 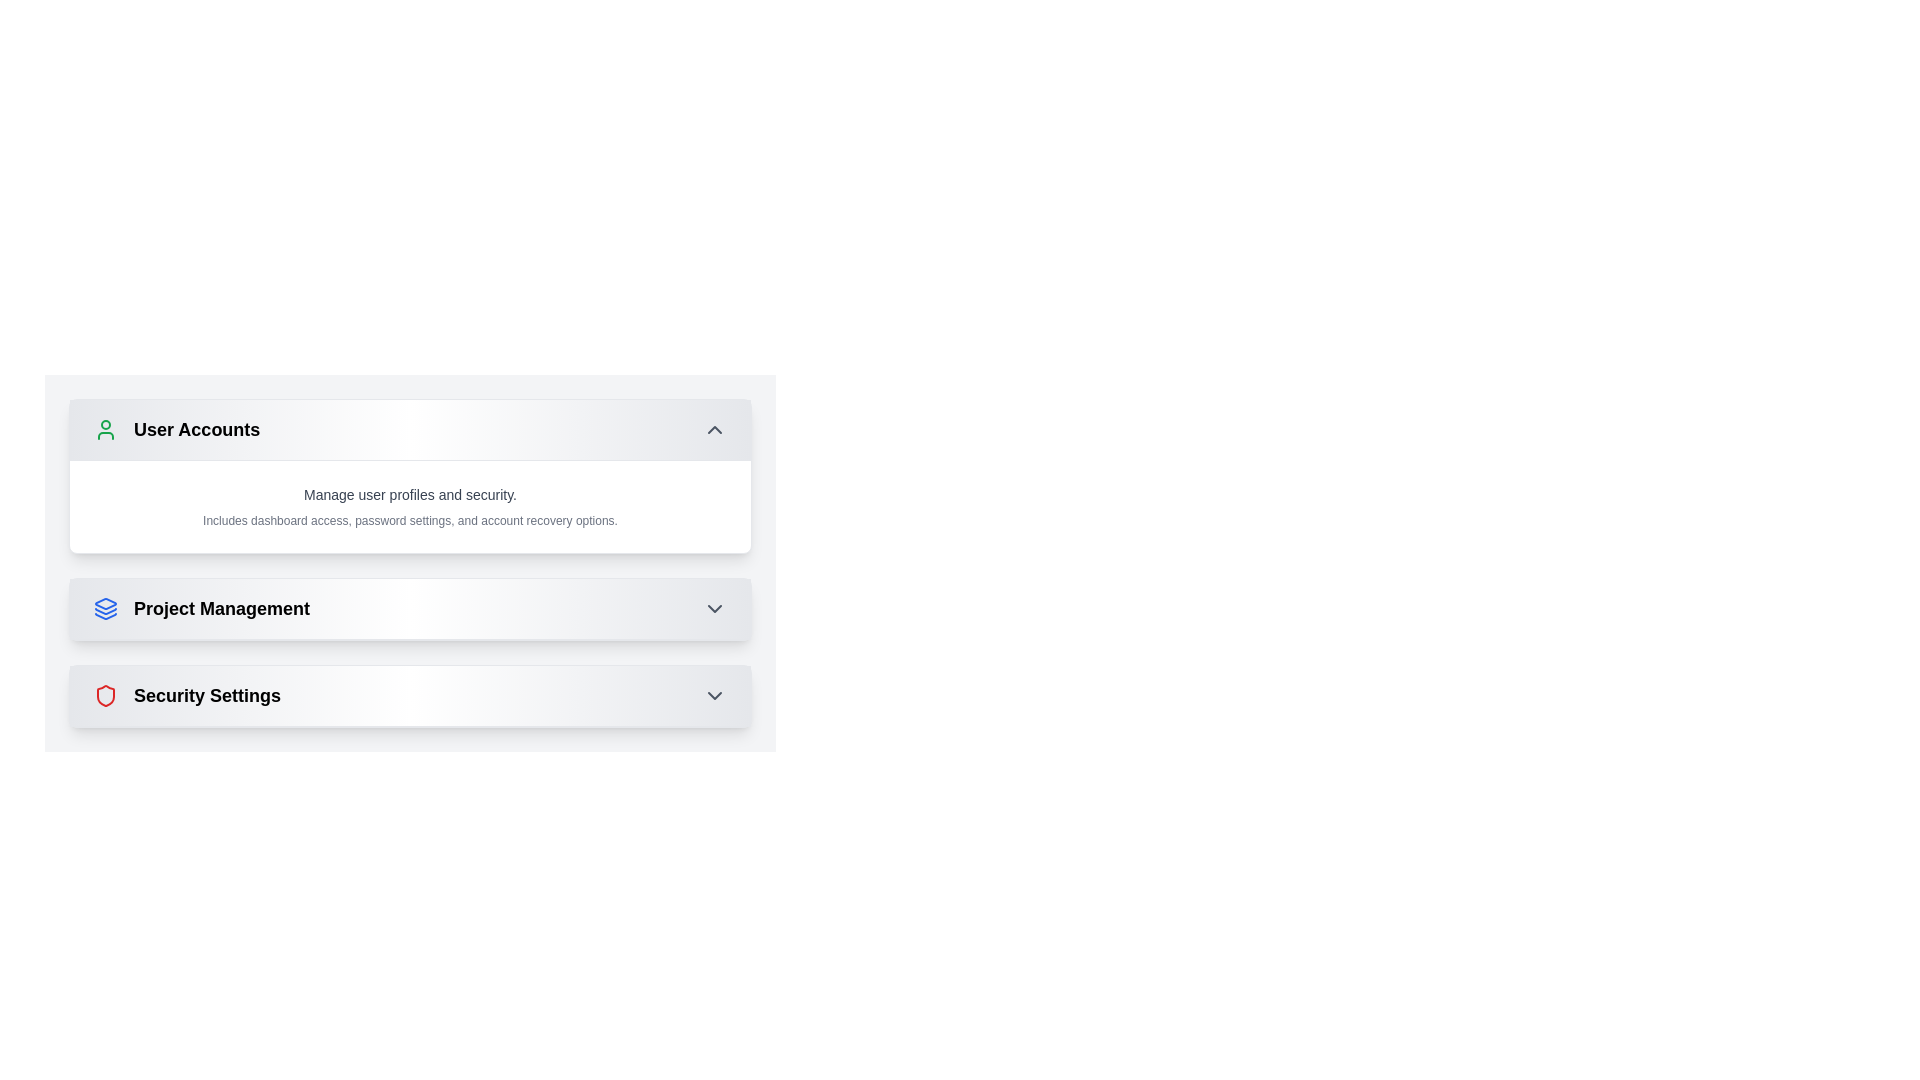 I want to click on the user account icon, which is a graphical representation of a person silhouette with a green border, located at the leftmost part of the 'User Accounts' section, so click(x=104, y=428).